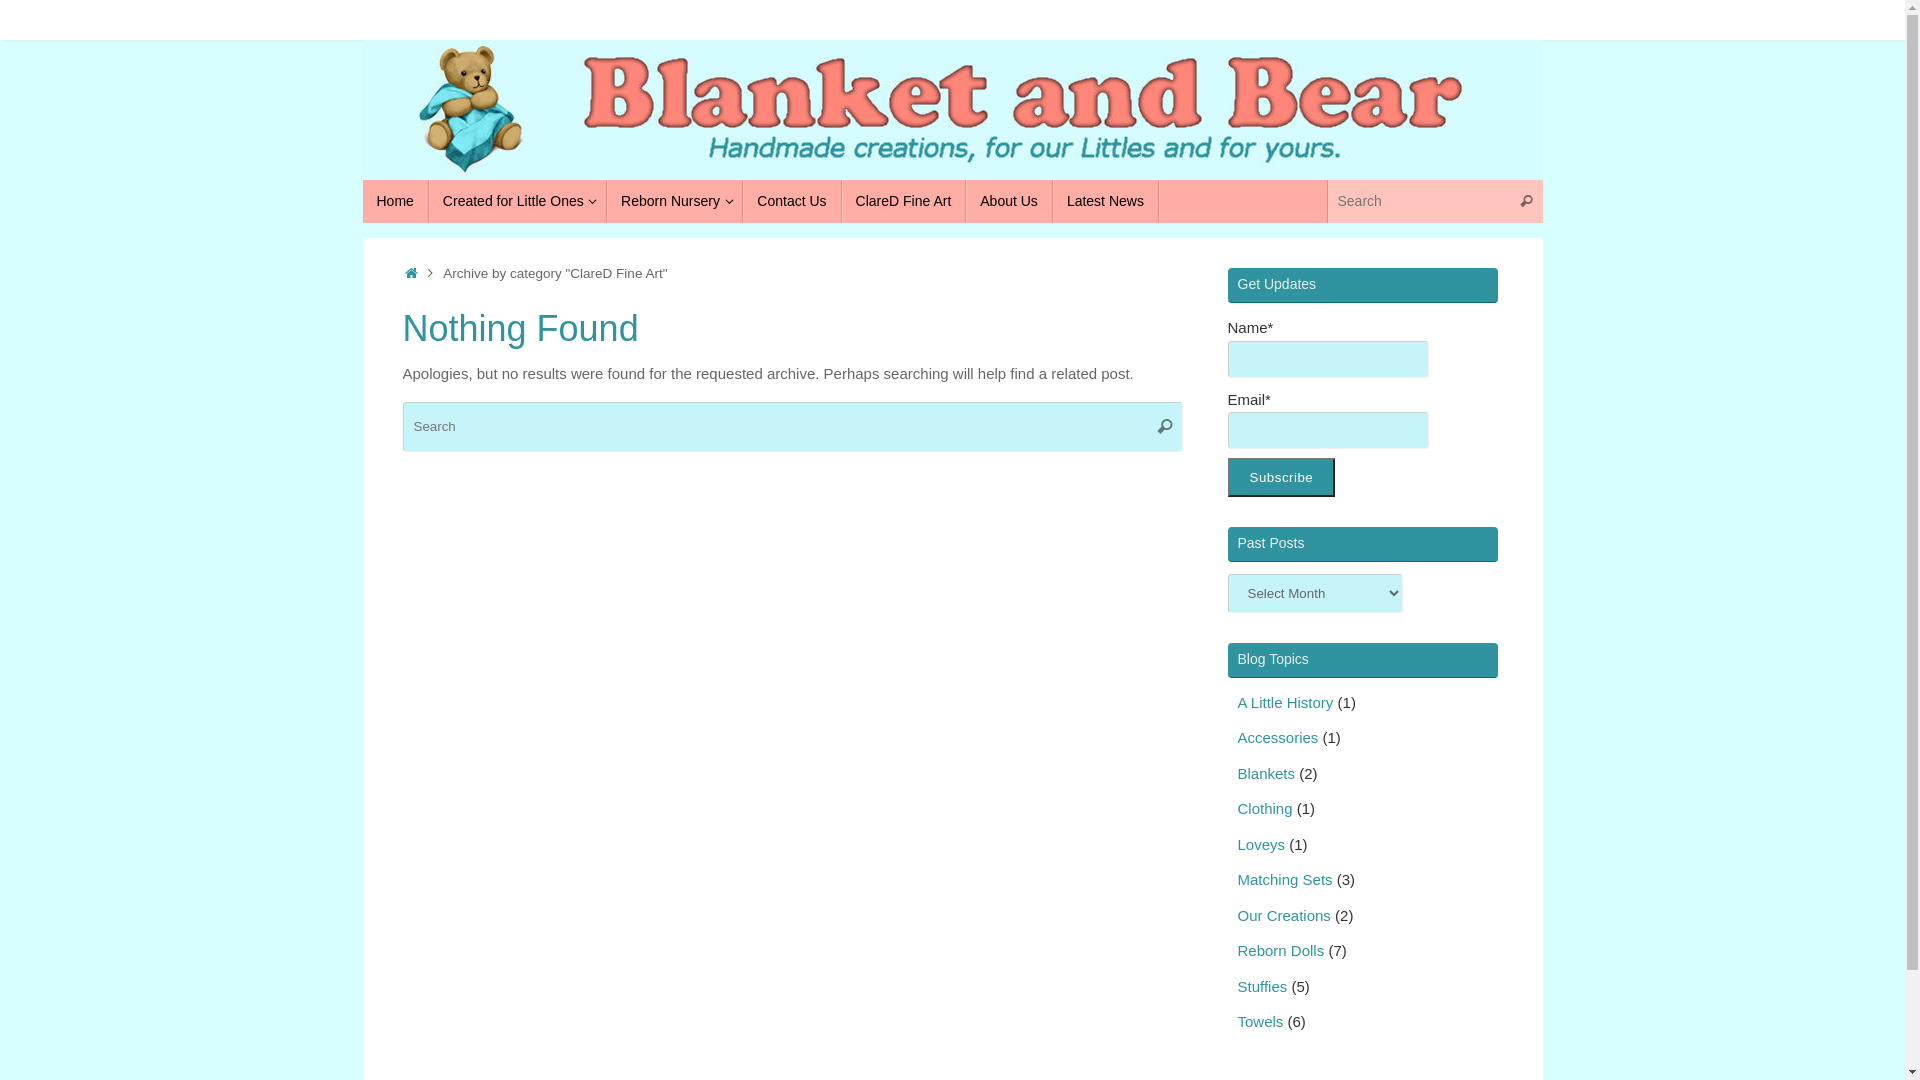 This screenshot has width=1920, height=1080. Describe the element at coordinates (675, 201) in the screenshot. I see `'Reborn Nursery'` at that location.